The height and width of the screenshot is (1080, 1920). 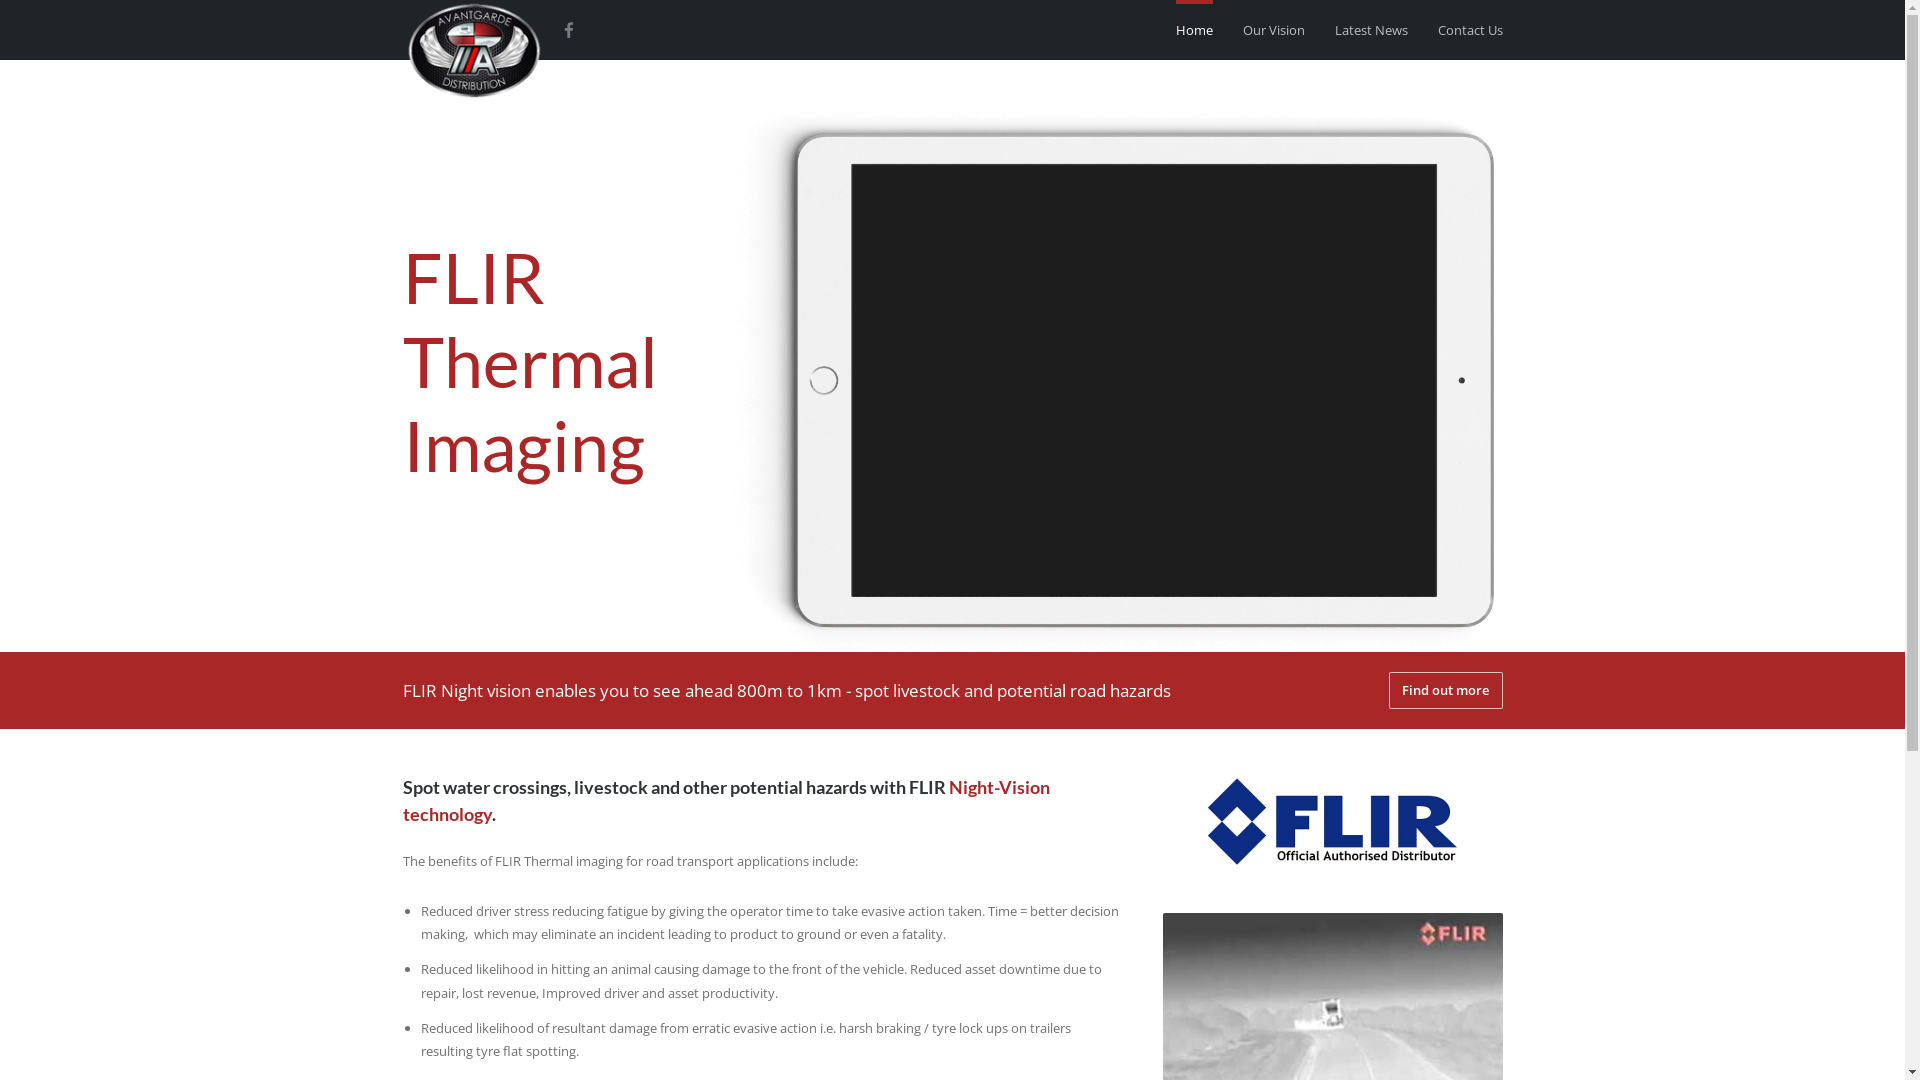 What do you see at coordinates (1369, 30) in the screenshot?
I see `'Latest News'` at bounding box center [1369, 30].